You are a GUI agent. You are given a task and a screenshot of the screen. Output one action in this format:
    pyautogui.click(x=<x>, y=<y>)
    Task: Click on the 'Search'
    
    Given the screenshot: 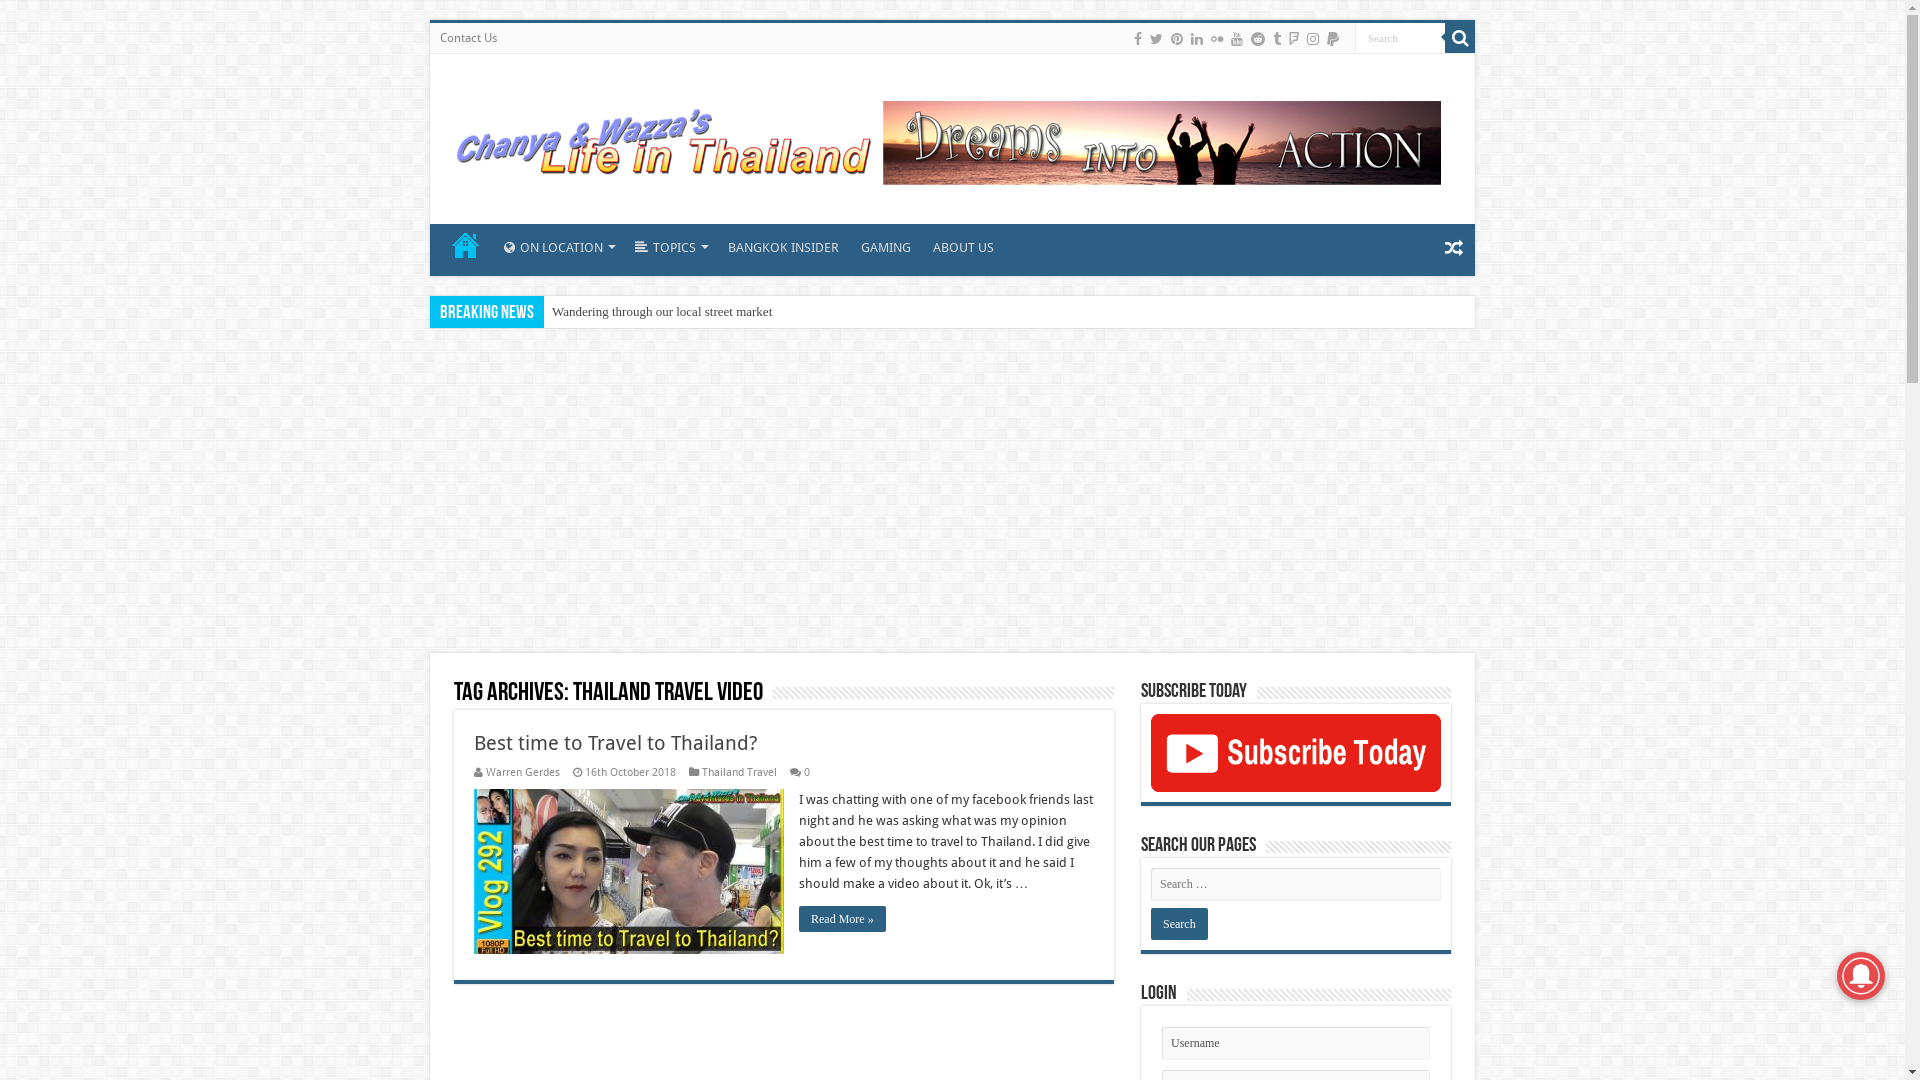 What is the action you would take?
    pyautogui.click(x=1399, y=37)
    